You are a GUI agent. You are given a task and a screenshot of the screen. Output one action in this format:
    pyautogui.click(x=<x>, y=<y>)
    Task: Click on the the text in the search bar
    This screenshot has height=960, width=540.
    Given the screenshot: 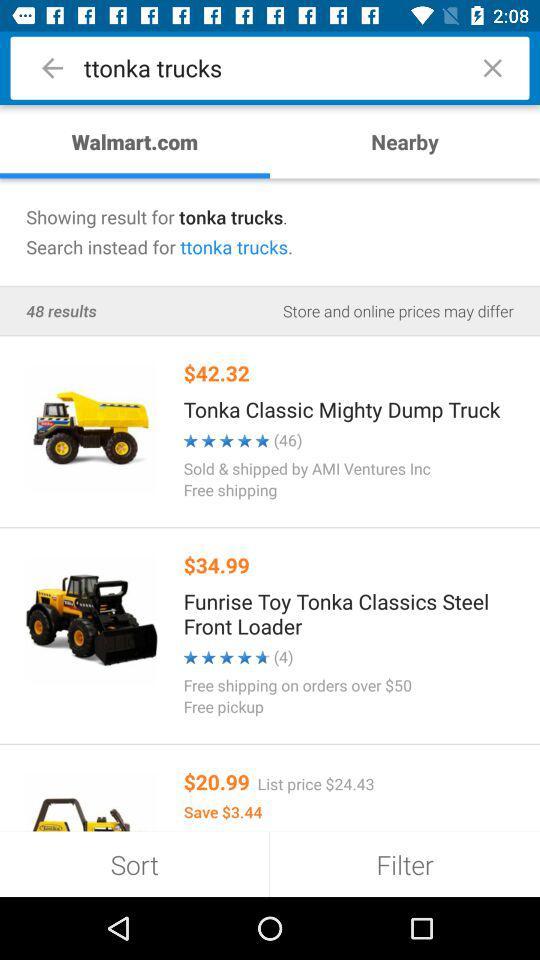 What is the action you would take?
    pyautogui.click(x=270, y=68)
    